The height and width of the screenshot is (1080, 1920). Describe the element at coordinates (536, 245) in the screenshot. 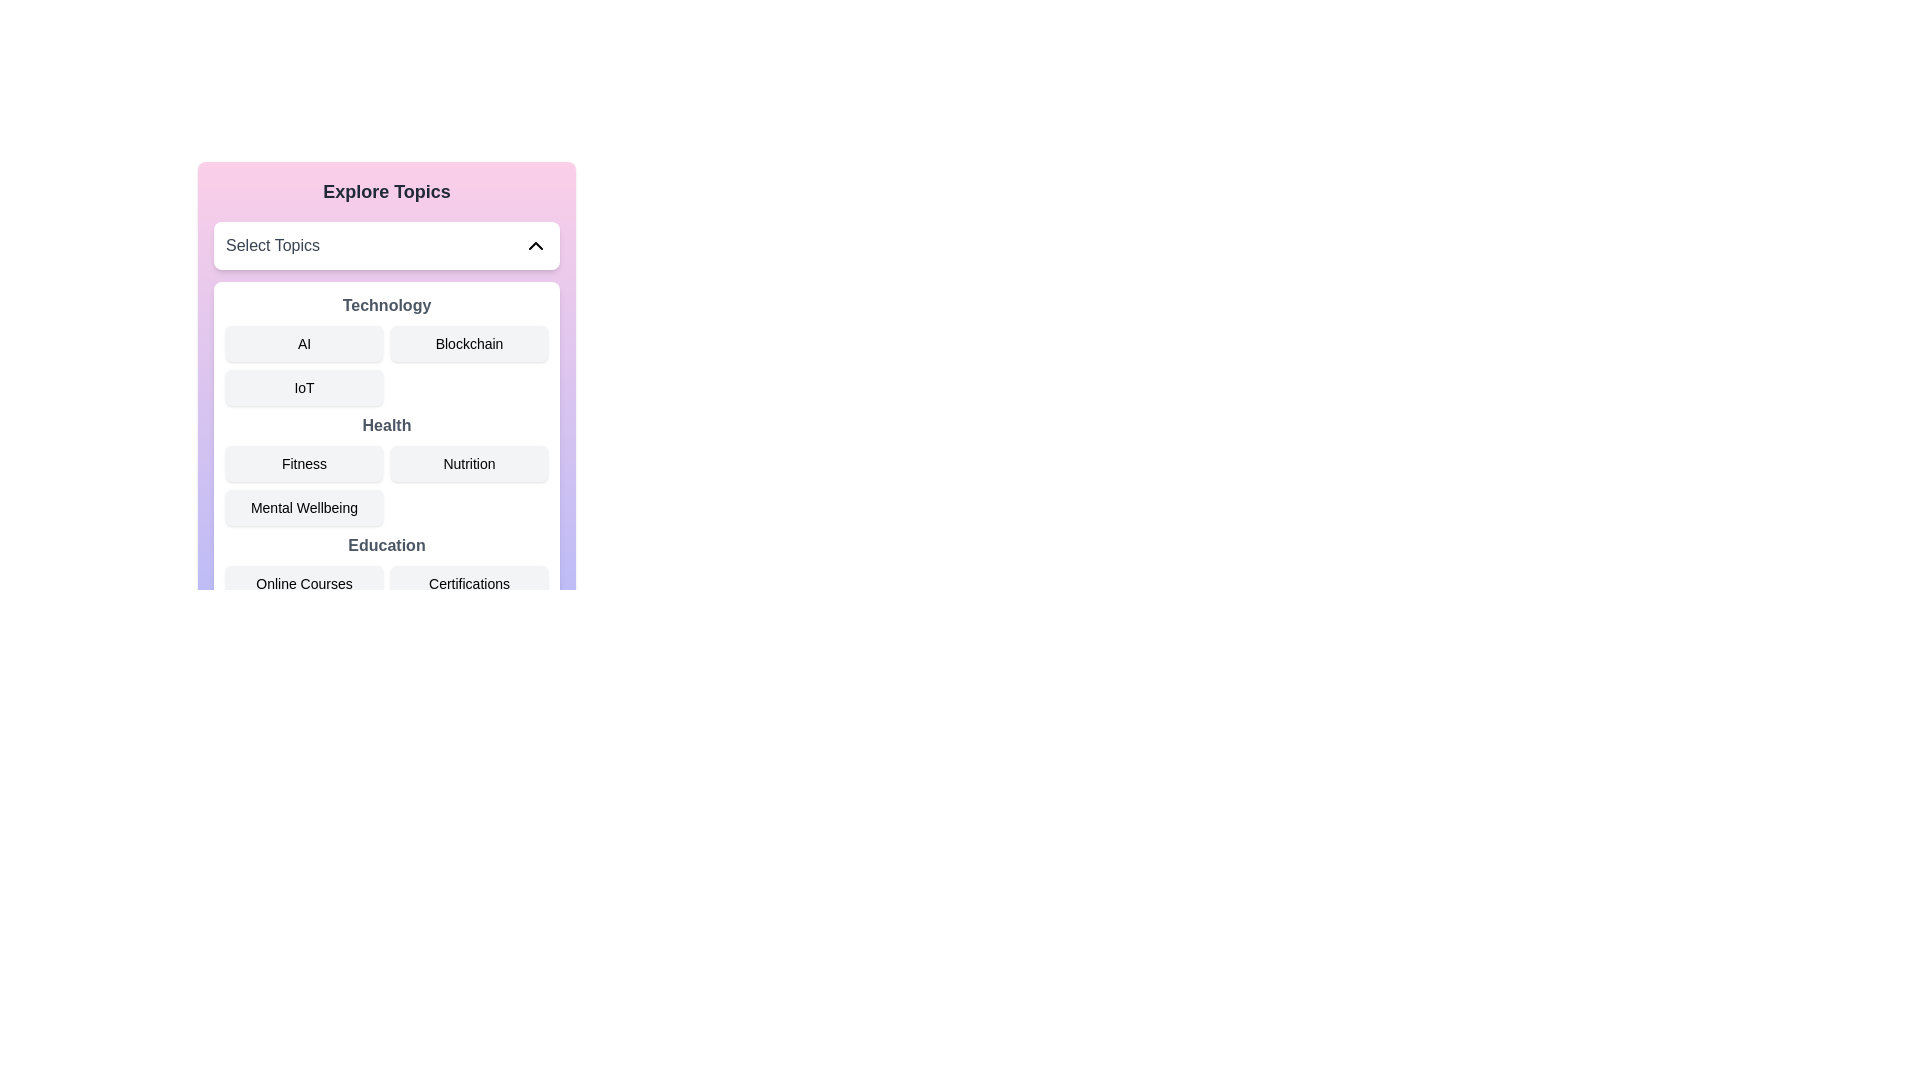

I see `the downward-pointing triangular chevron icon located at the far right of the 'Select Topics' button` at that location.